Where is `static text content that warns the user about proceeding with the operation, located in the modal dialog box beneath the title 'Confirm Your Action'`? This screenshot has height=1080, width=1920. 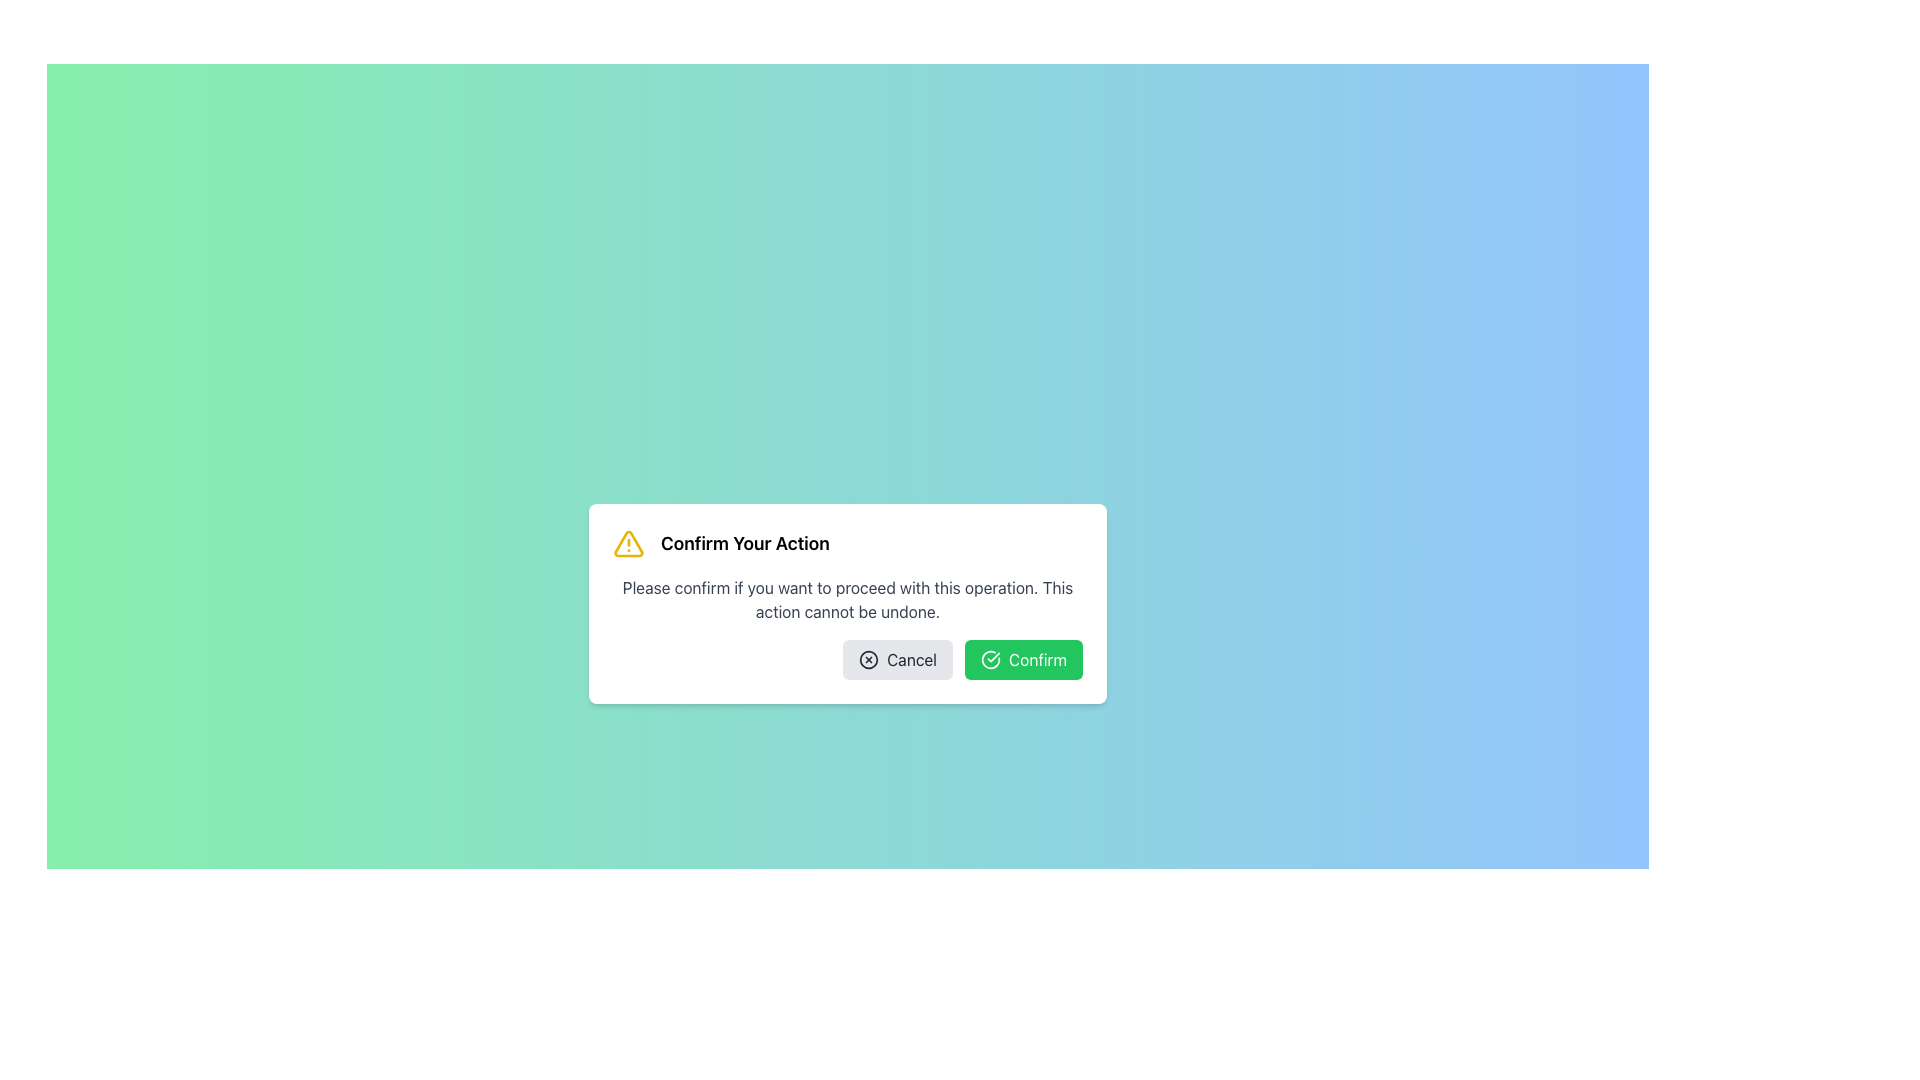 static text content that warns the user about proceeding with the operation, located in the modal dialog box beneath the title 'Confirm Your Action' is located at coordinates (848, 599).